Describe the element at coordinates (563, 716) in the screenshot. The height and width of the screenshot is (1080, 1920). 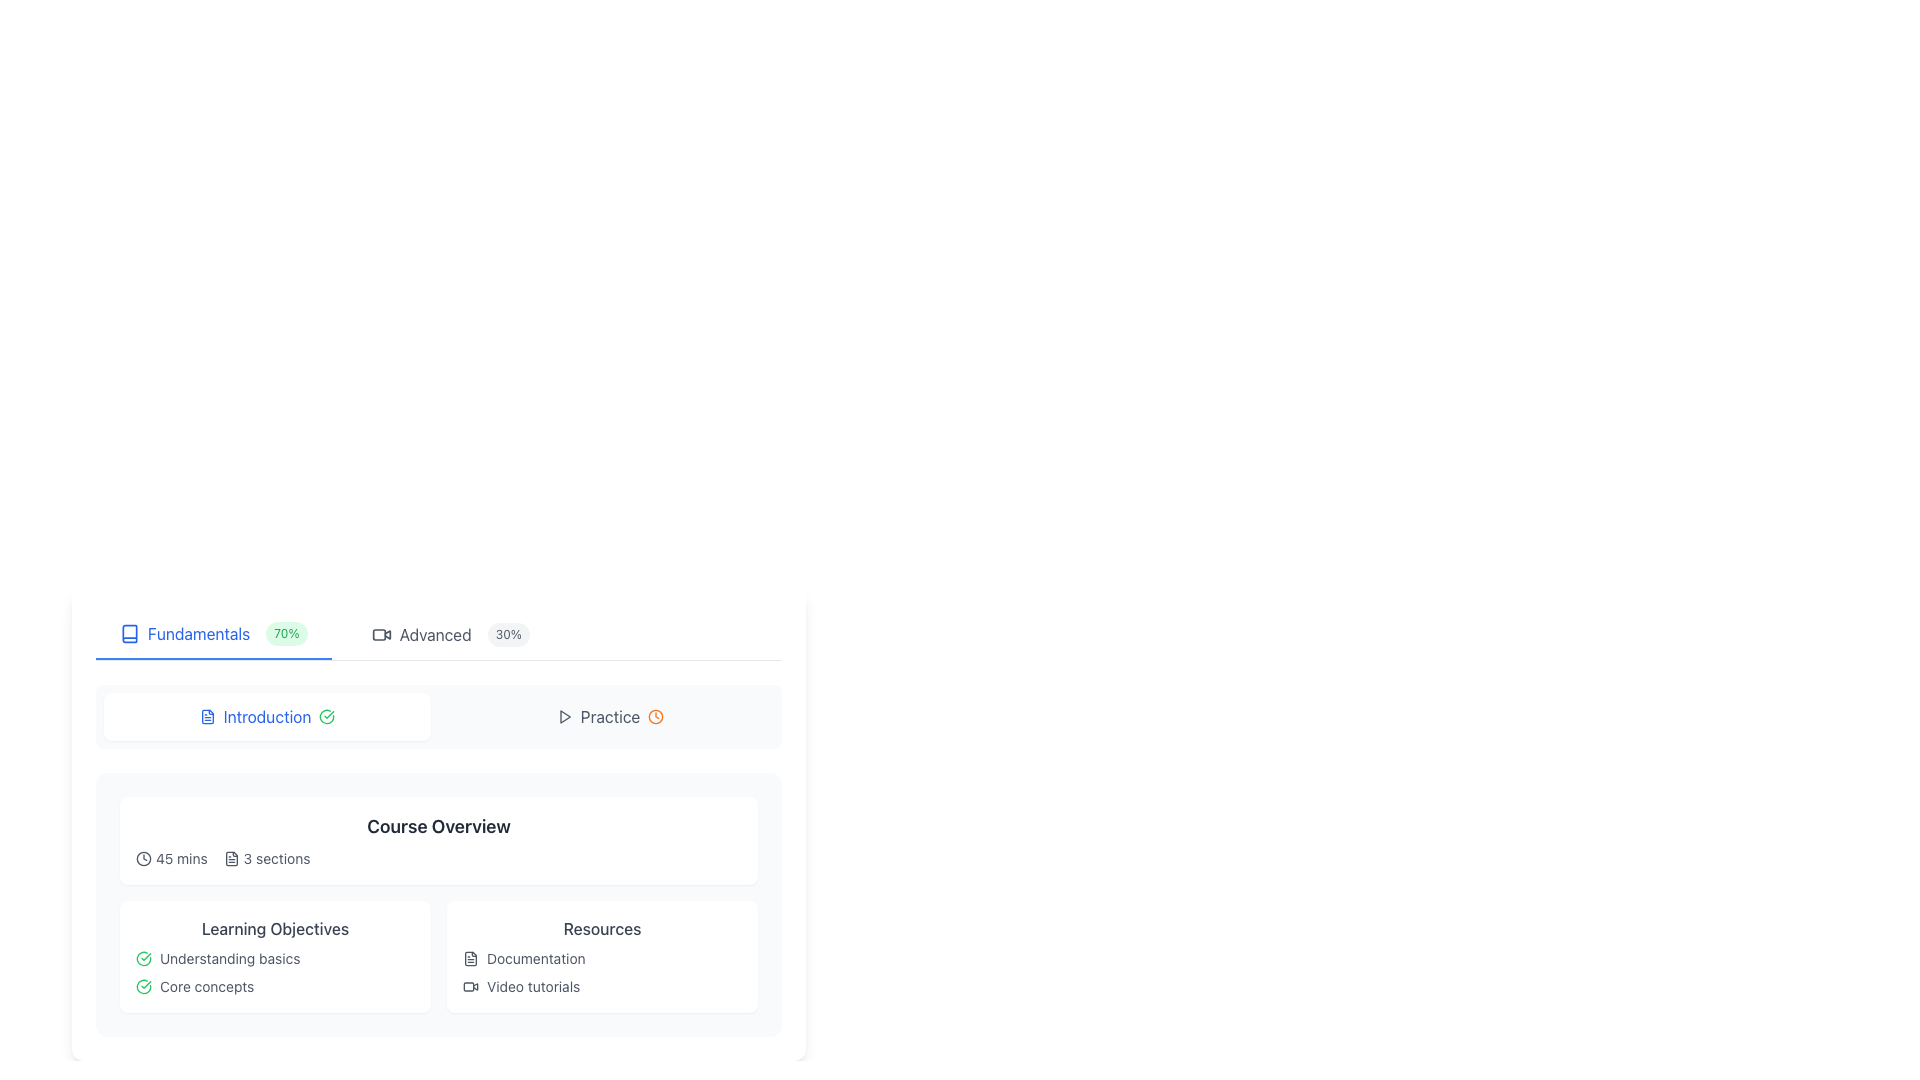
I see `the triangular 'play' icon, which is the first icon to the left within the 'Practice' button in the top navigation section` at that location.